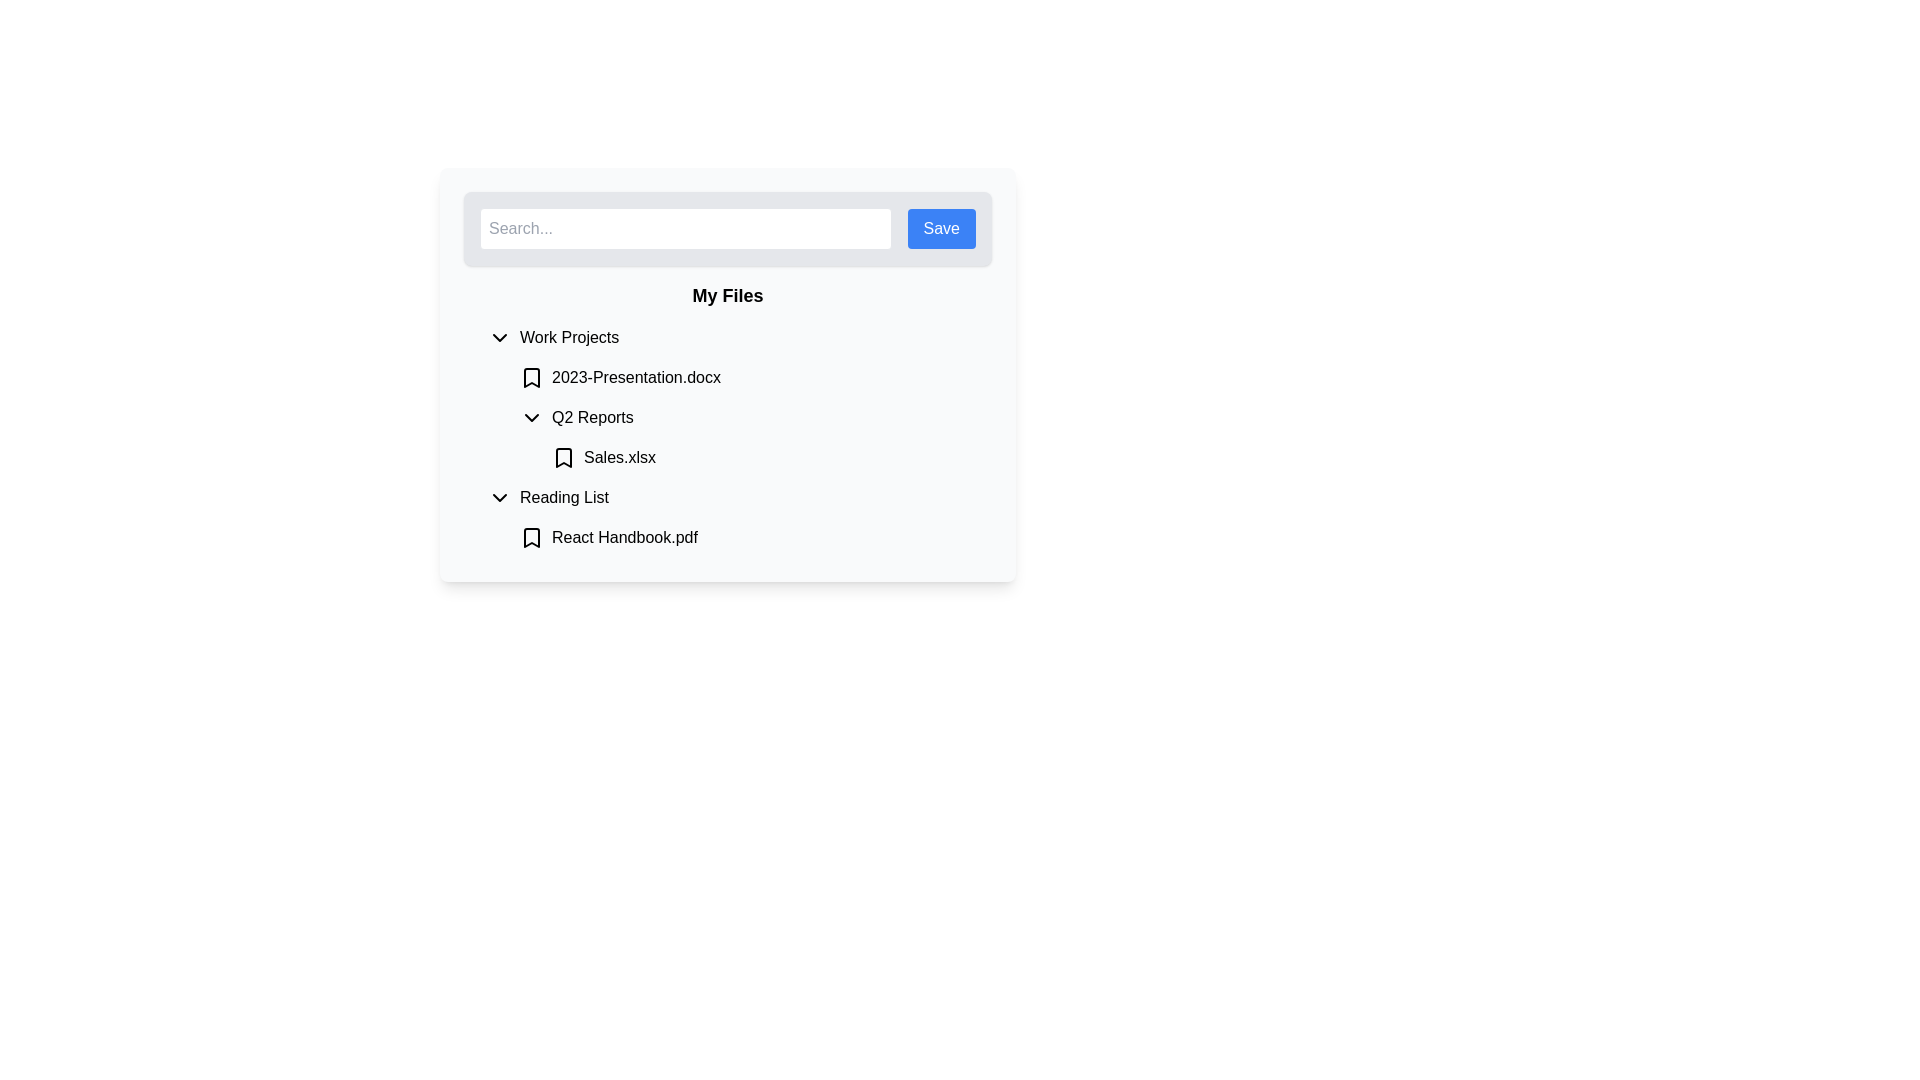  Describe the element at coordinates (499, 496) in the screenshot. I see `the Chevron icon button that points downward, located to the left of the 'Reading List' label in the sidebar` at that location.